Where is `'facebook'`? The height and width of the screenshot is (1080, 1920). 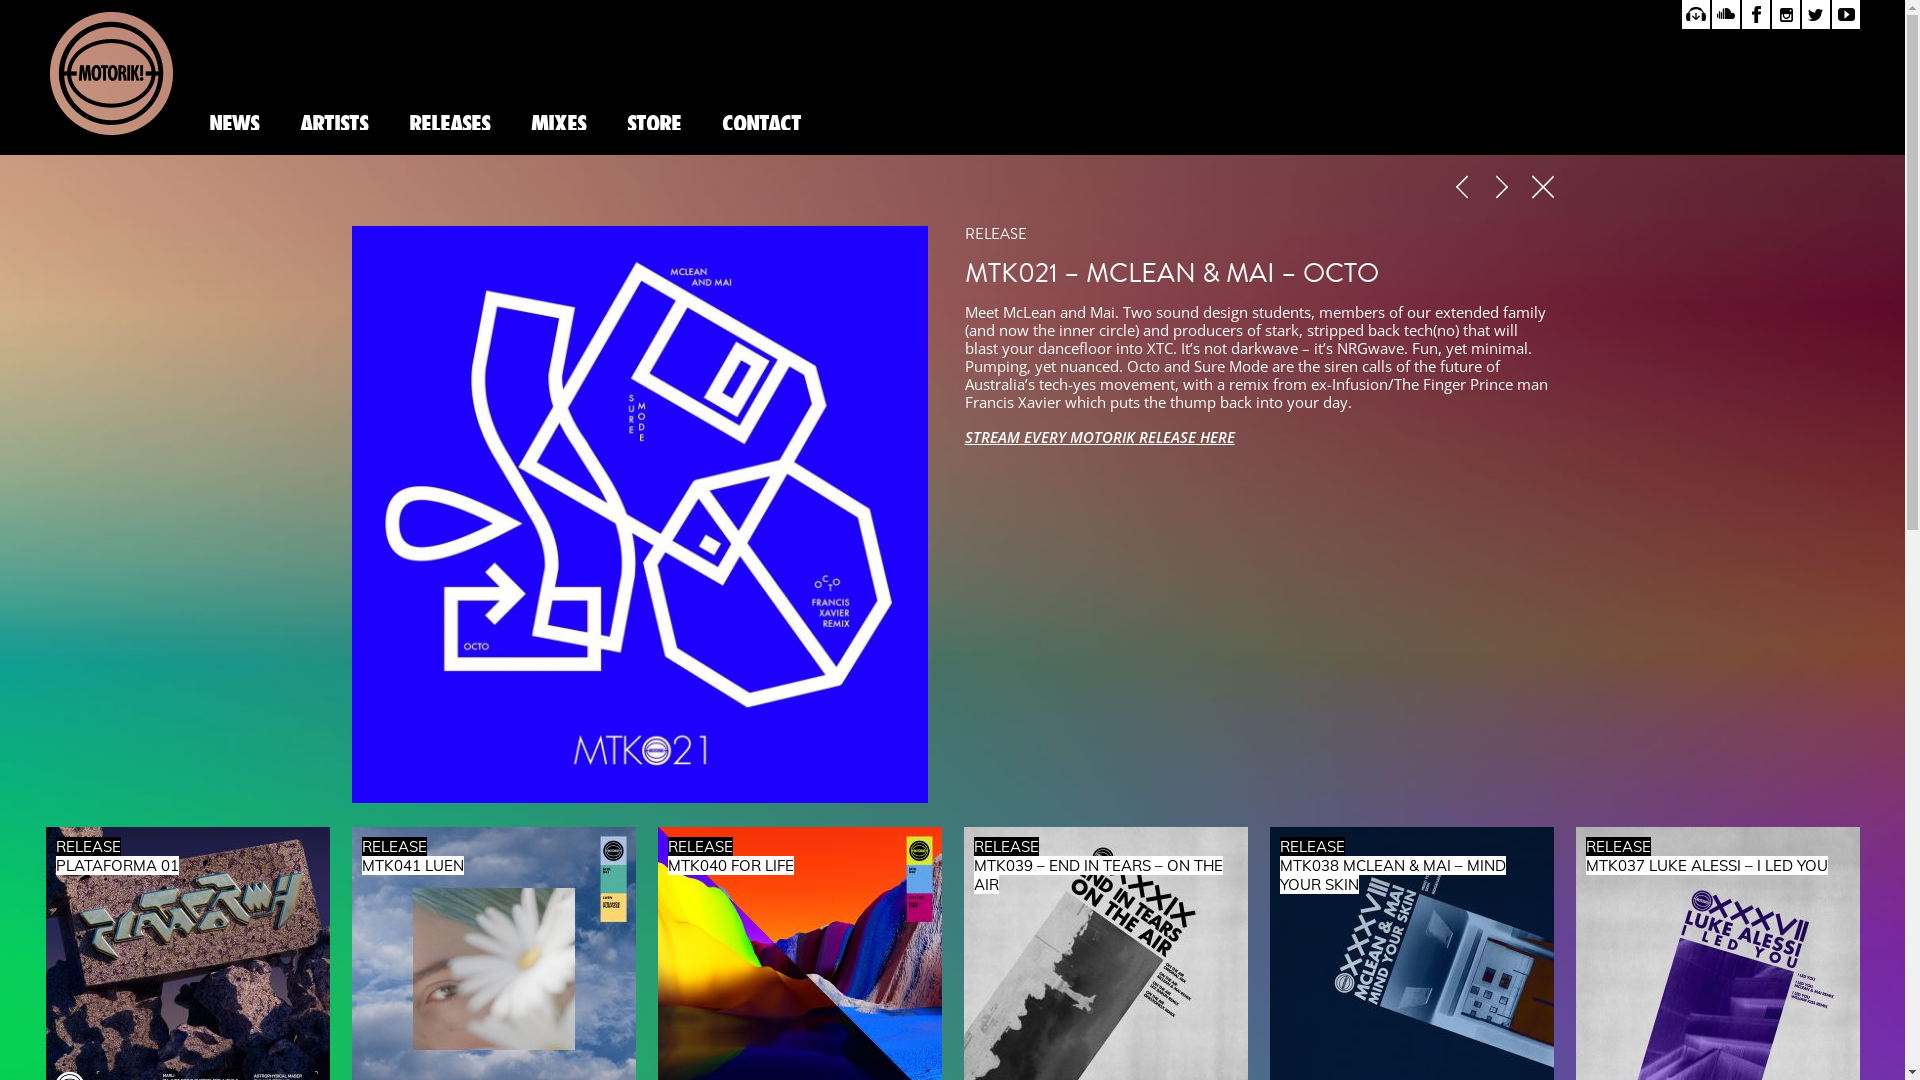
'facebook' is located at coordinates (1741, 14).